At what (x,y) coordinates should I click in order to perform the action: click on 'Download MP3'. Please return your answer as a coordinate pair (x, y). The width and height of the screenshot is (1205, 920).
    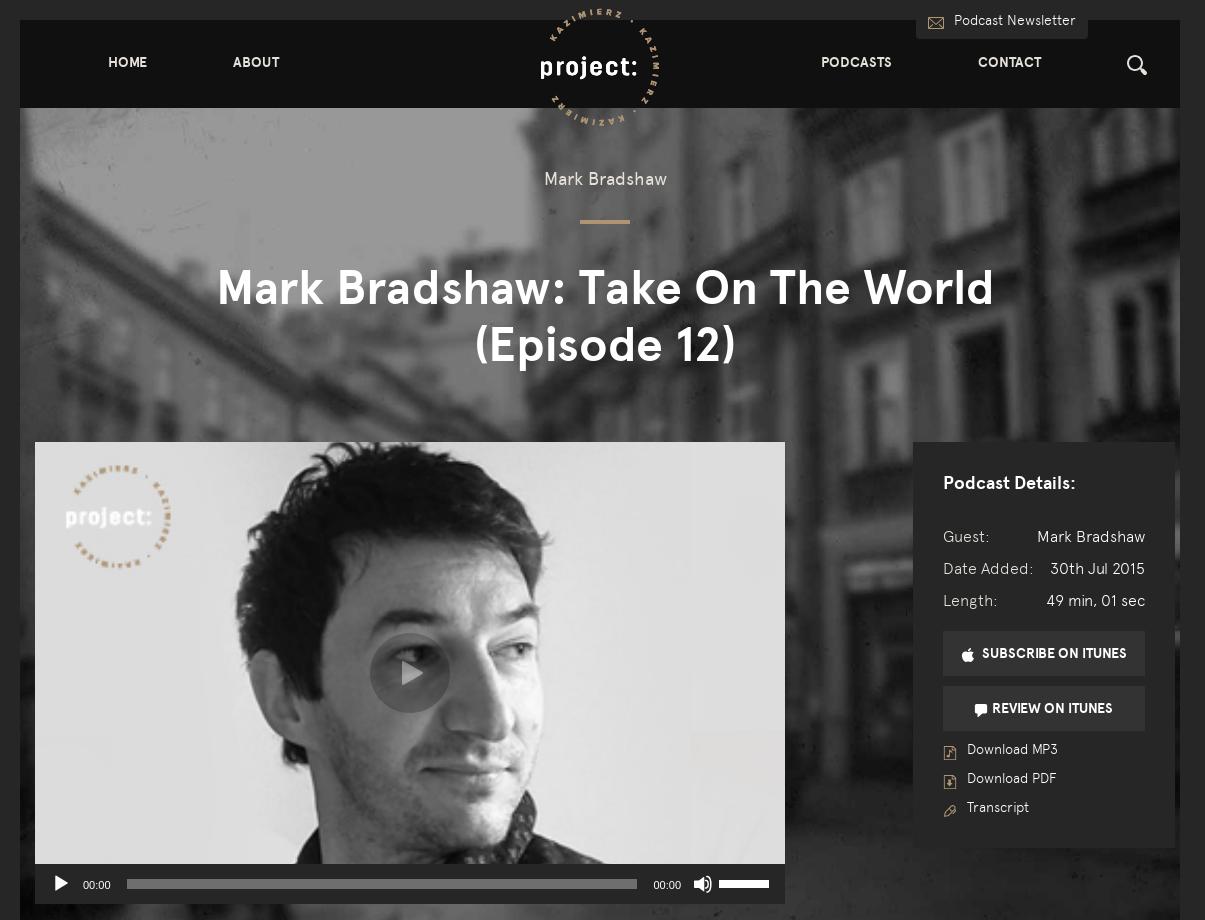
    Looking at the image, I should click on (961, 748).